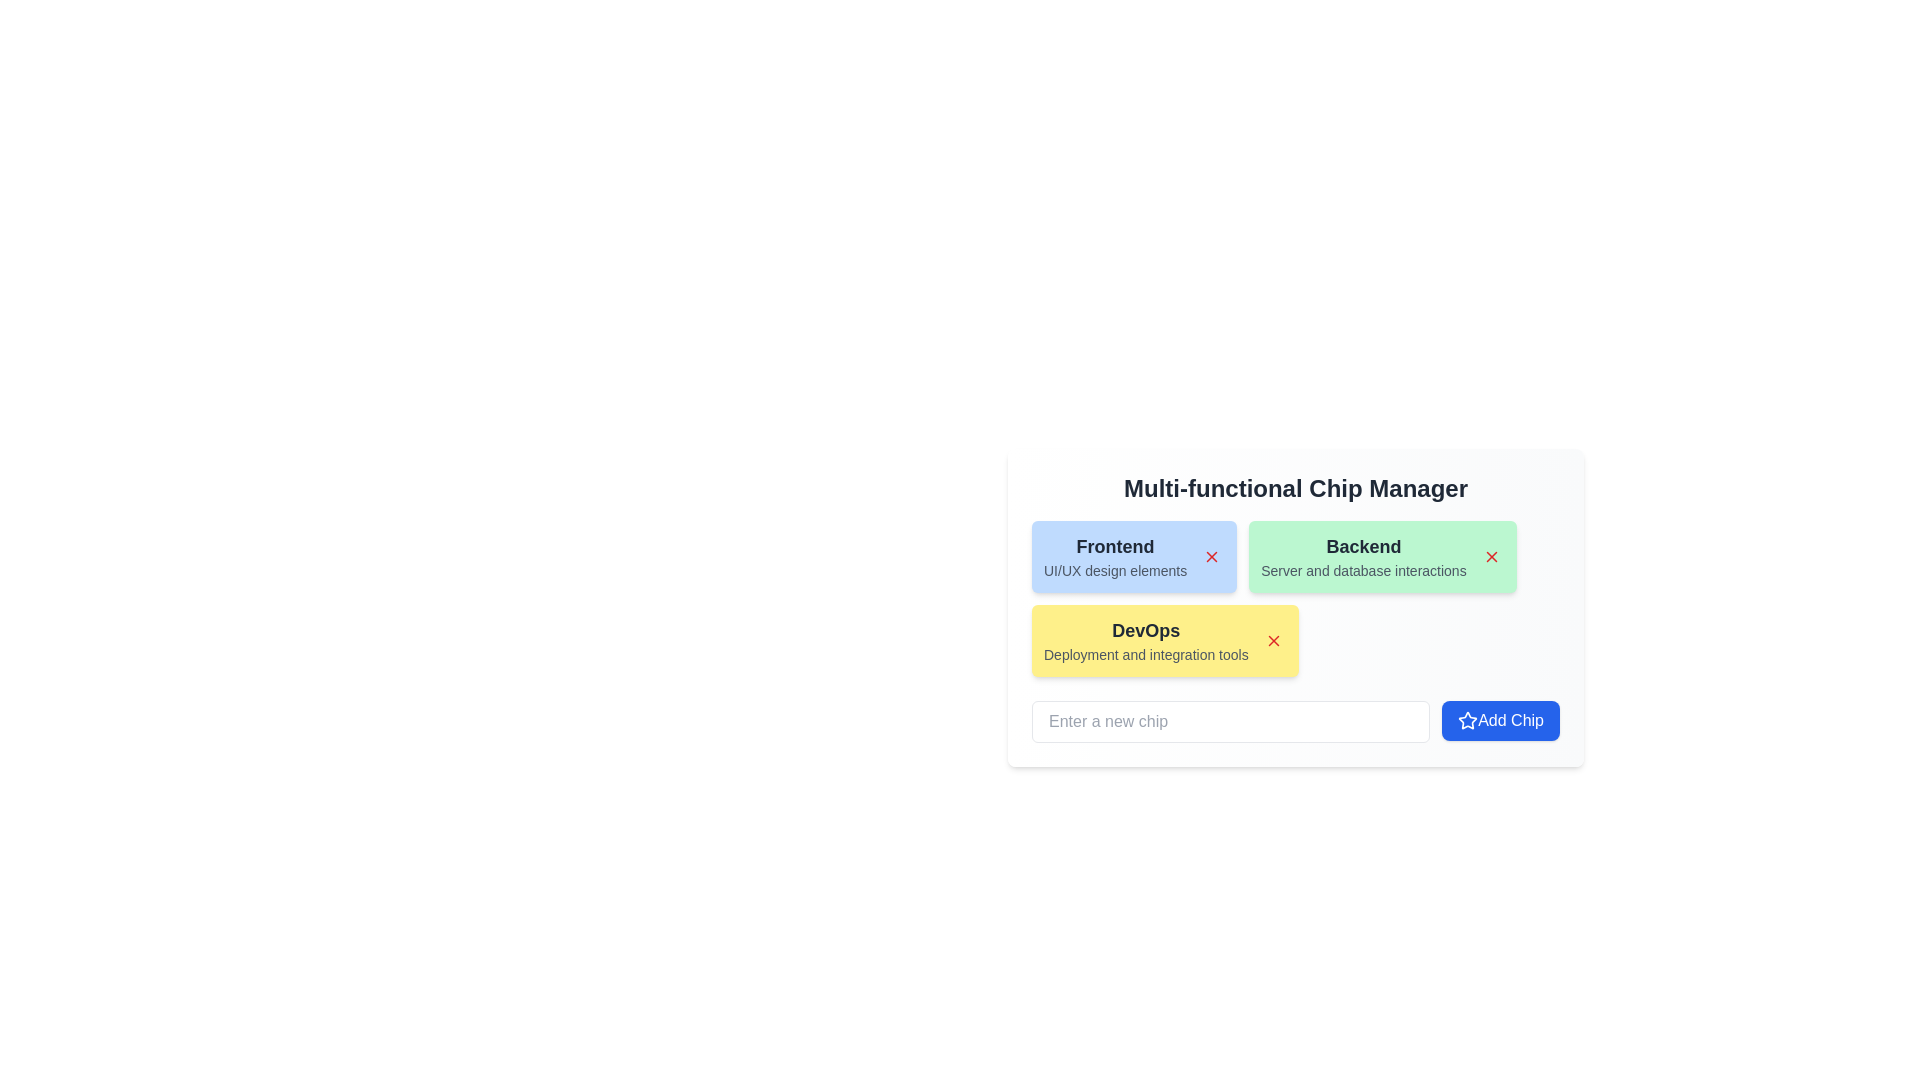  I want to click on the red 'X' button located at the top-right corner of the green rectangular section labeled 'Backend', so click(1491, 556).